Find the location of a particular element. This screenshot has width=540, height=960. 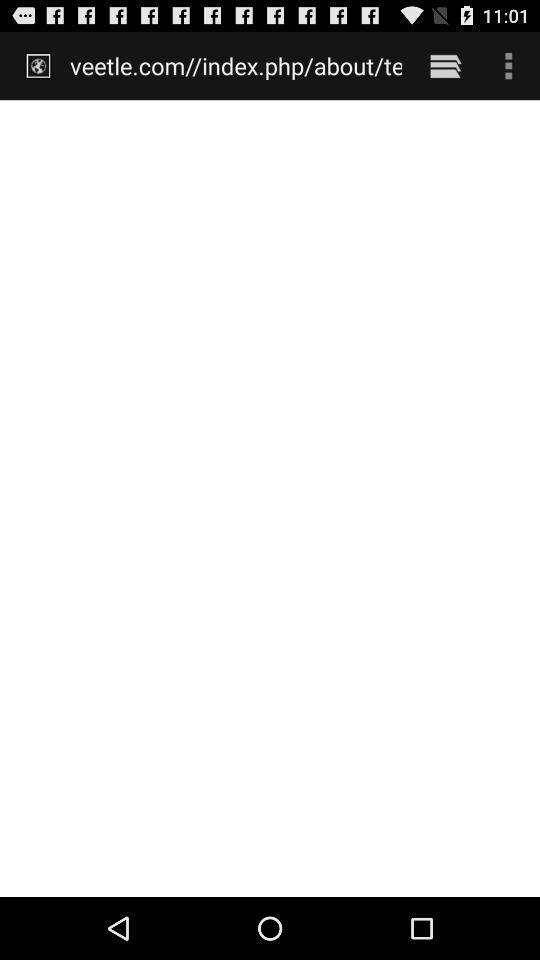

the item at the top is located at coordinates (235, 65).